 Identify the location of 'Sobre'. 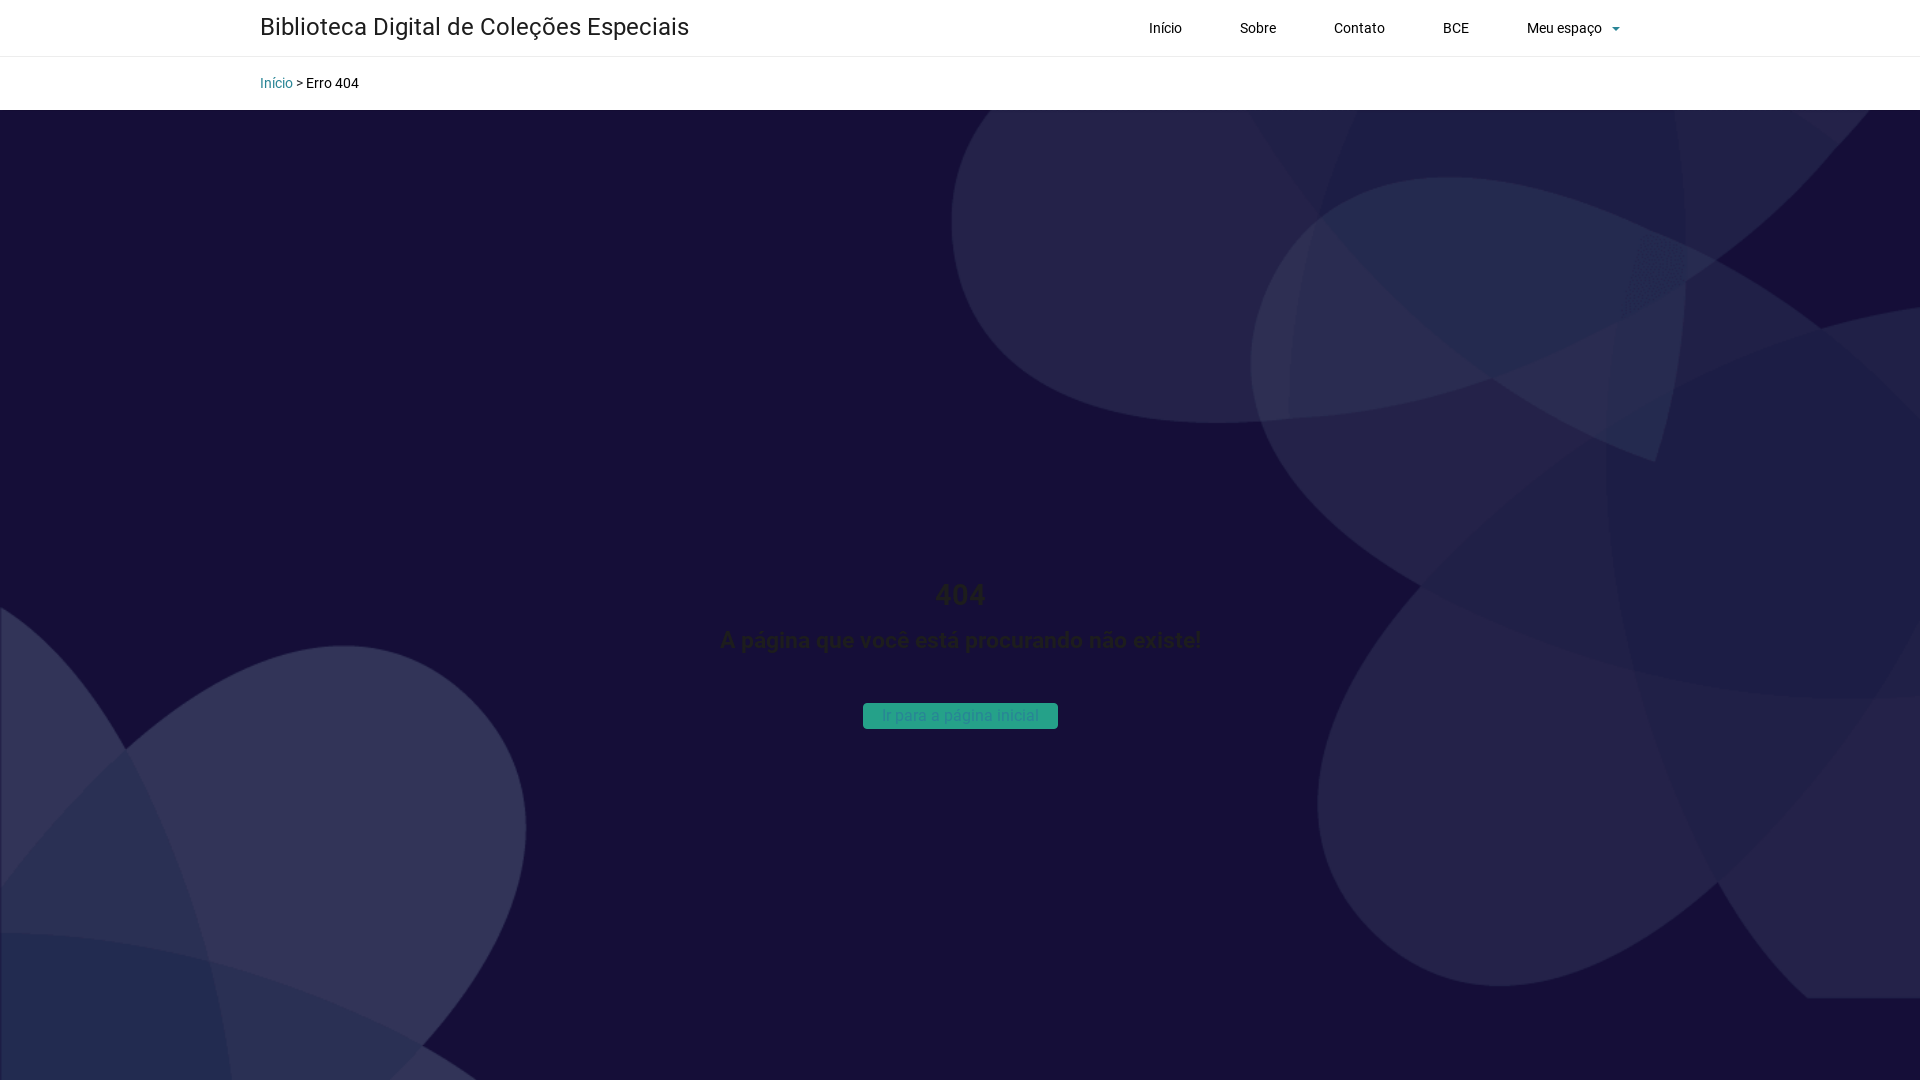
(1231, 28).